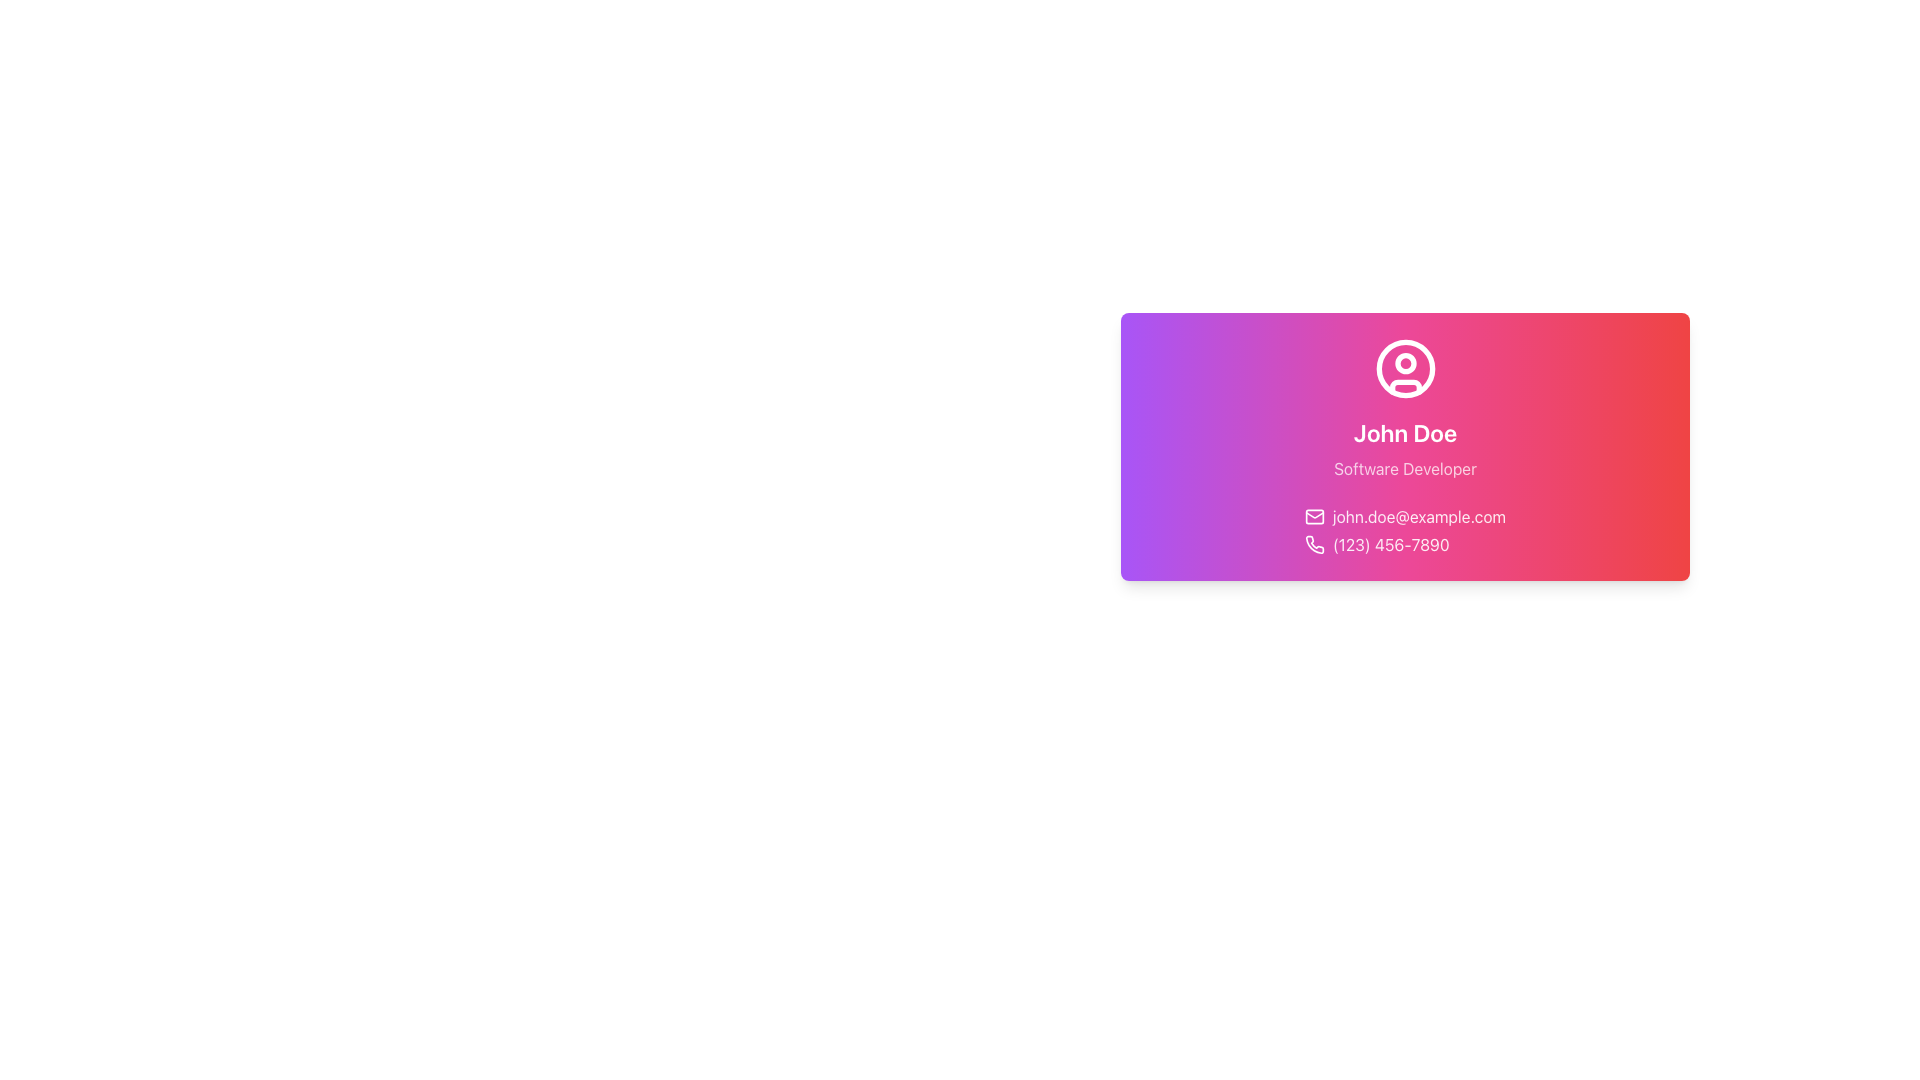 The width and height of the screenshot is (1920, 1080). Describe the element at coordinates (1315, 544) in the screenshot. I see `the phone icon located at the leftmost position in the contact details row, preceding the phone number '(123) 456-7890'` at that location.